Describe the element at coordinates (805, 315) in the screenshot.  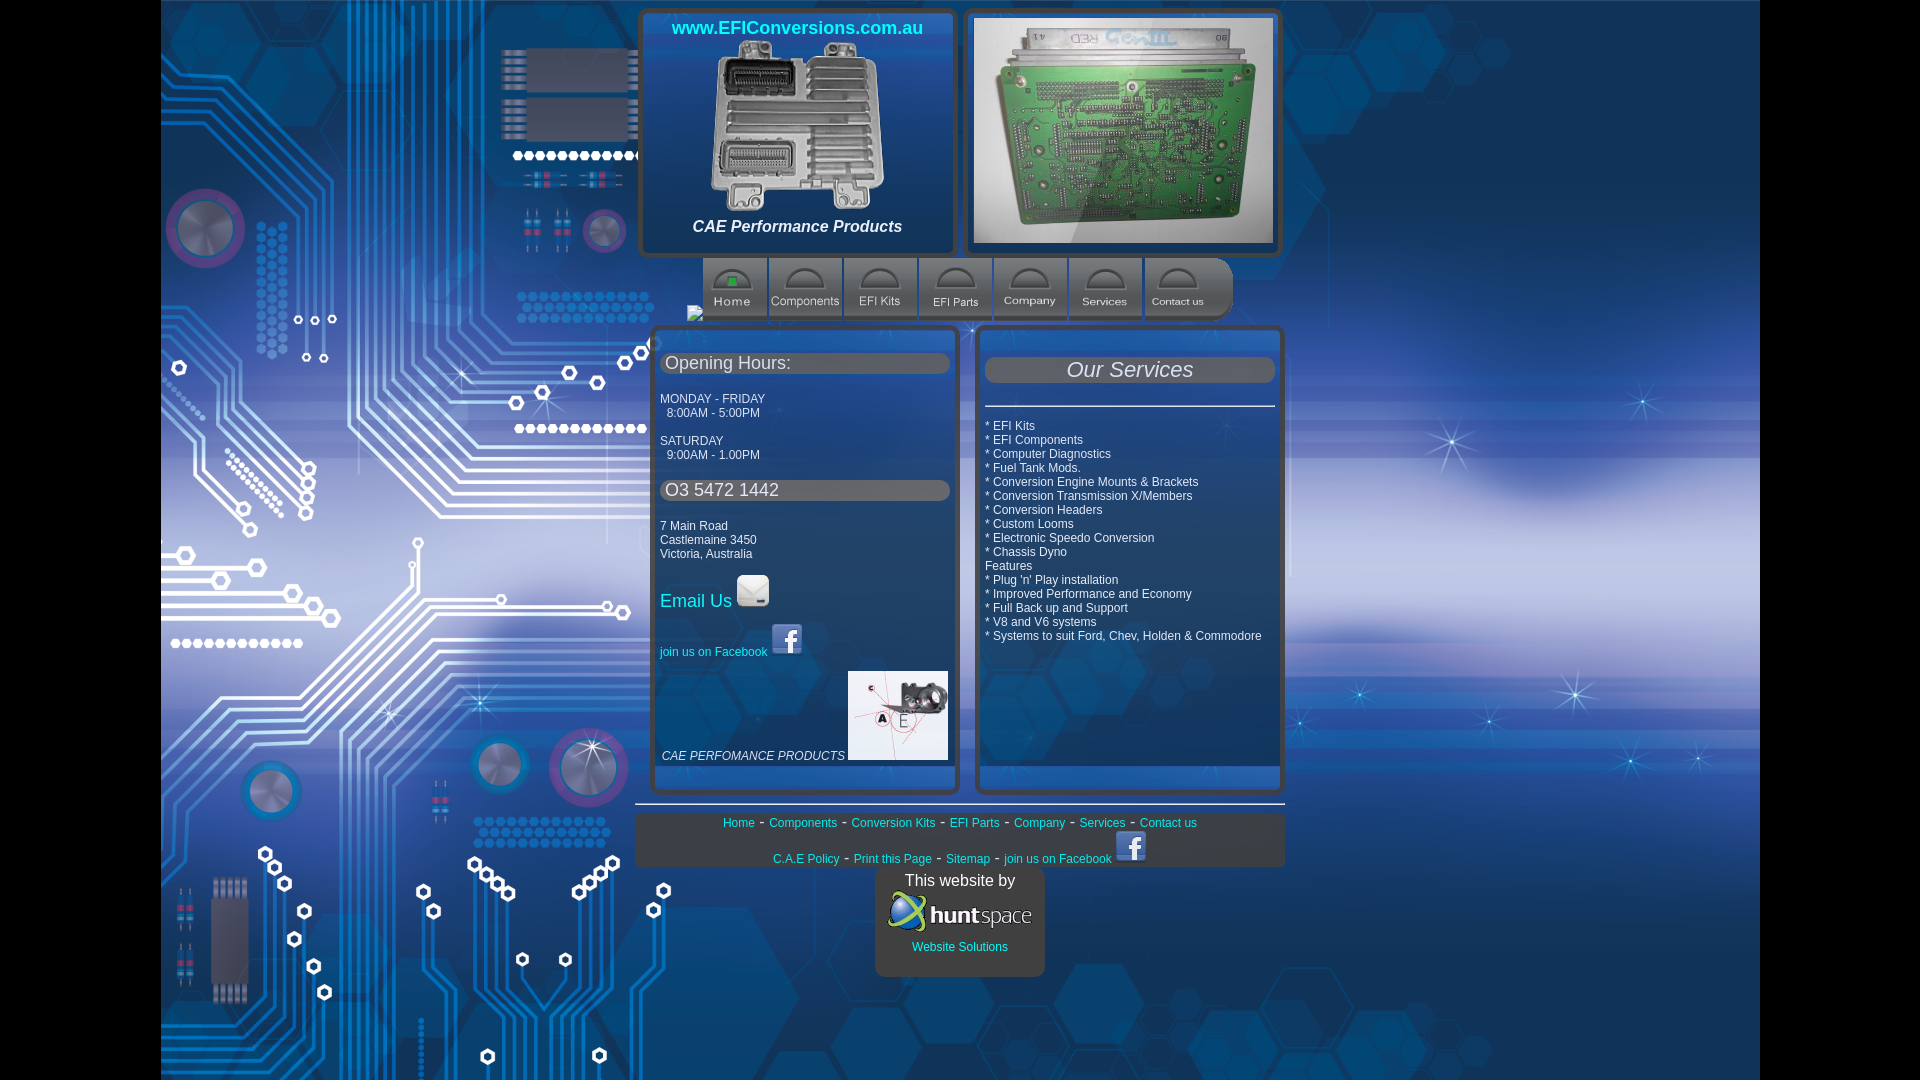
I see `'CAE EFI Components'` at that location.